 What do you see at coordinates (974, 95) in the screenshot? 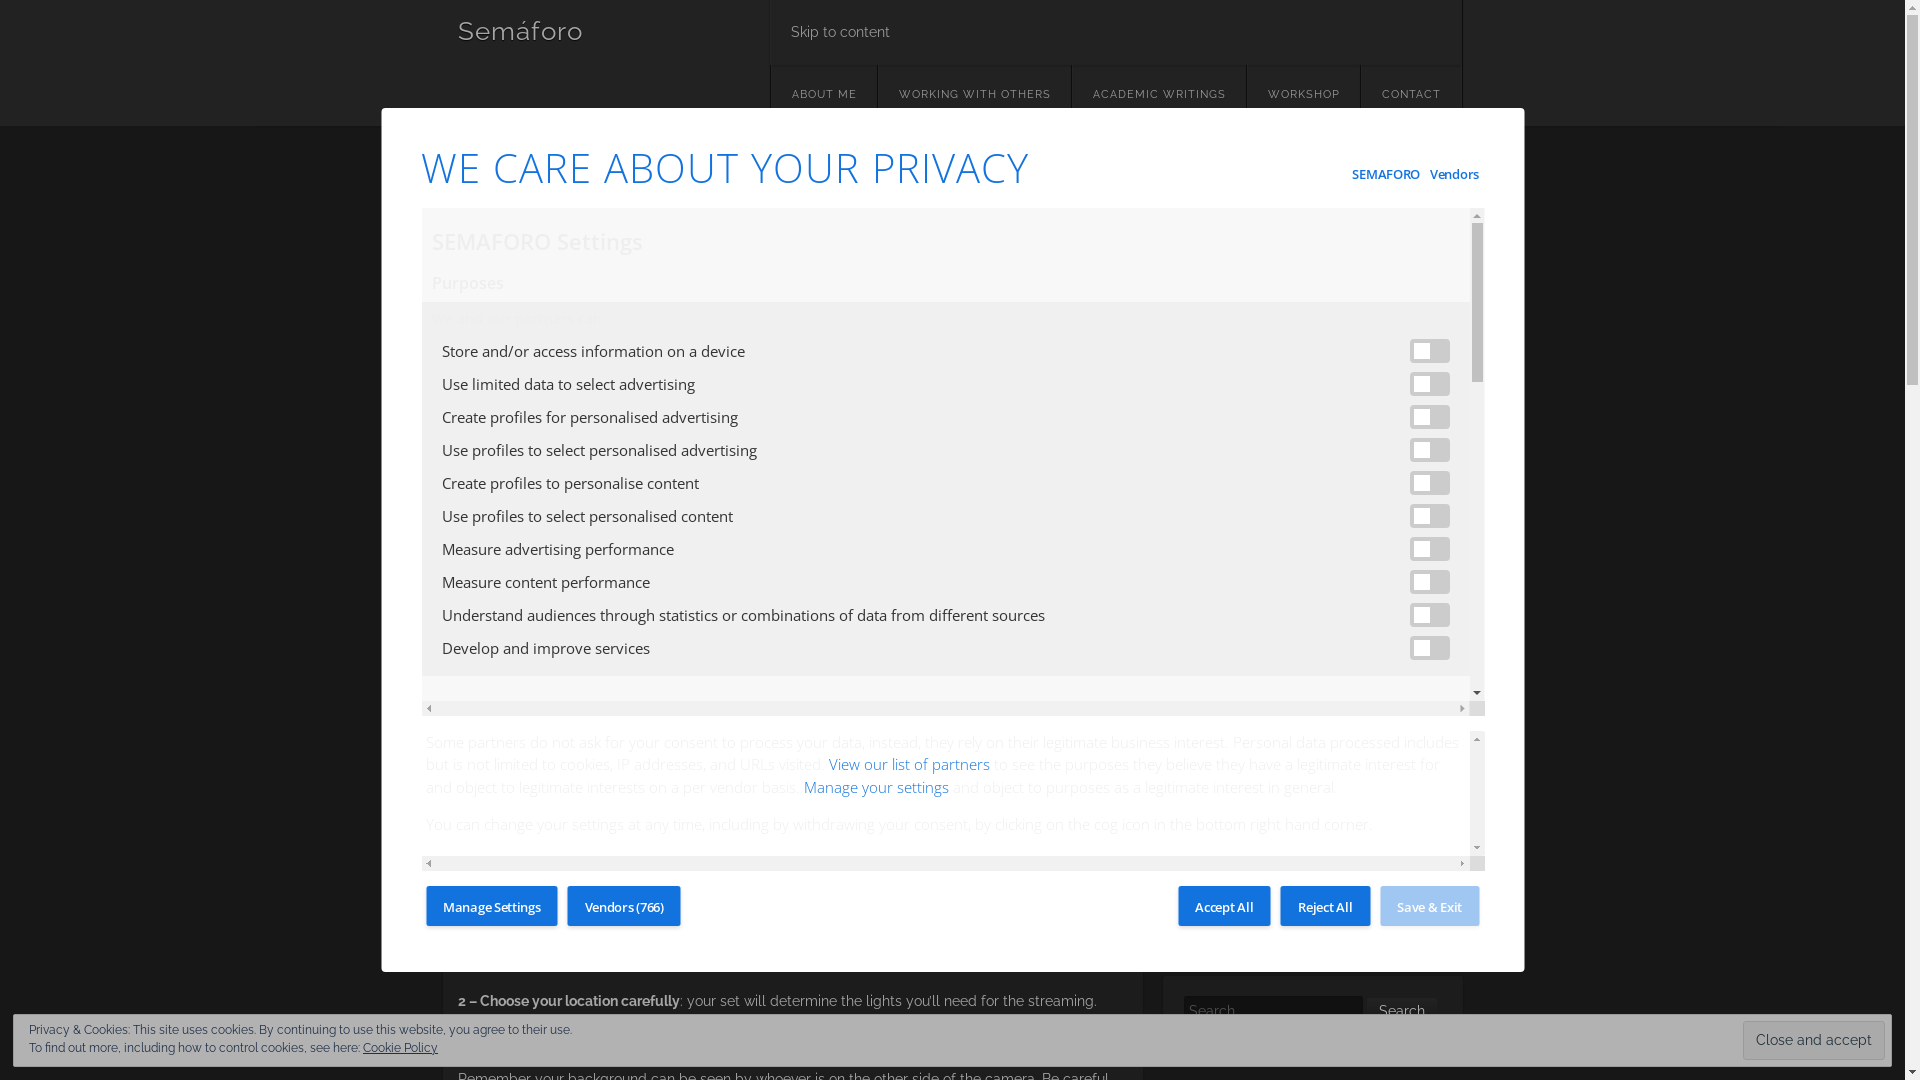
I see `'WORKING WITH OTHERS'` at bounding box center [974, 95].